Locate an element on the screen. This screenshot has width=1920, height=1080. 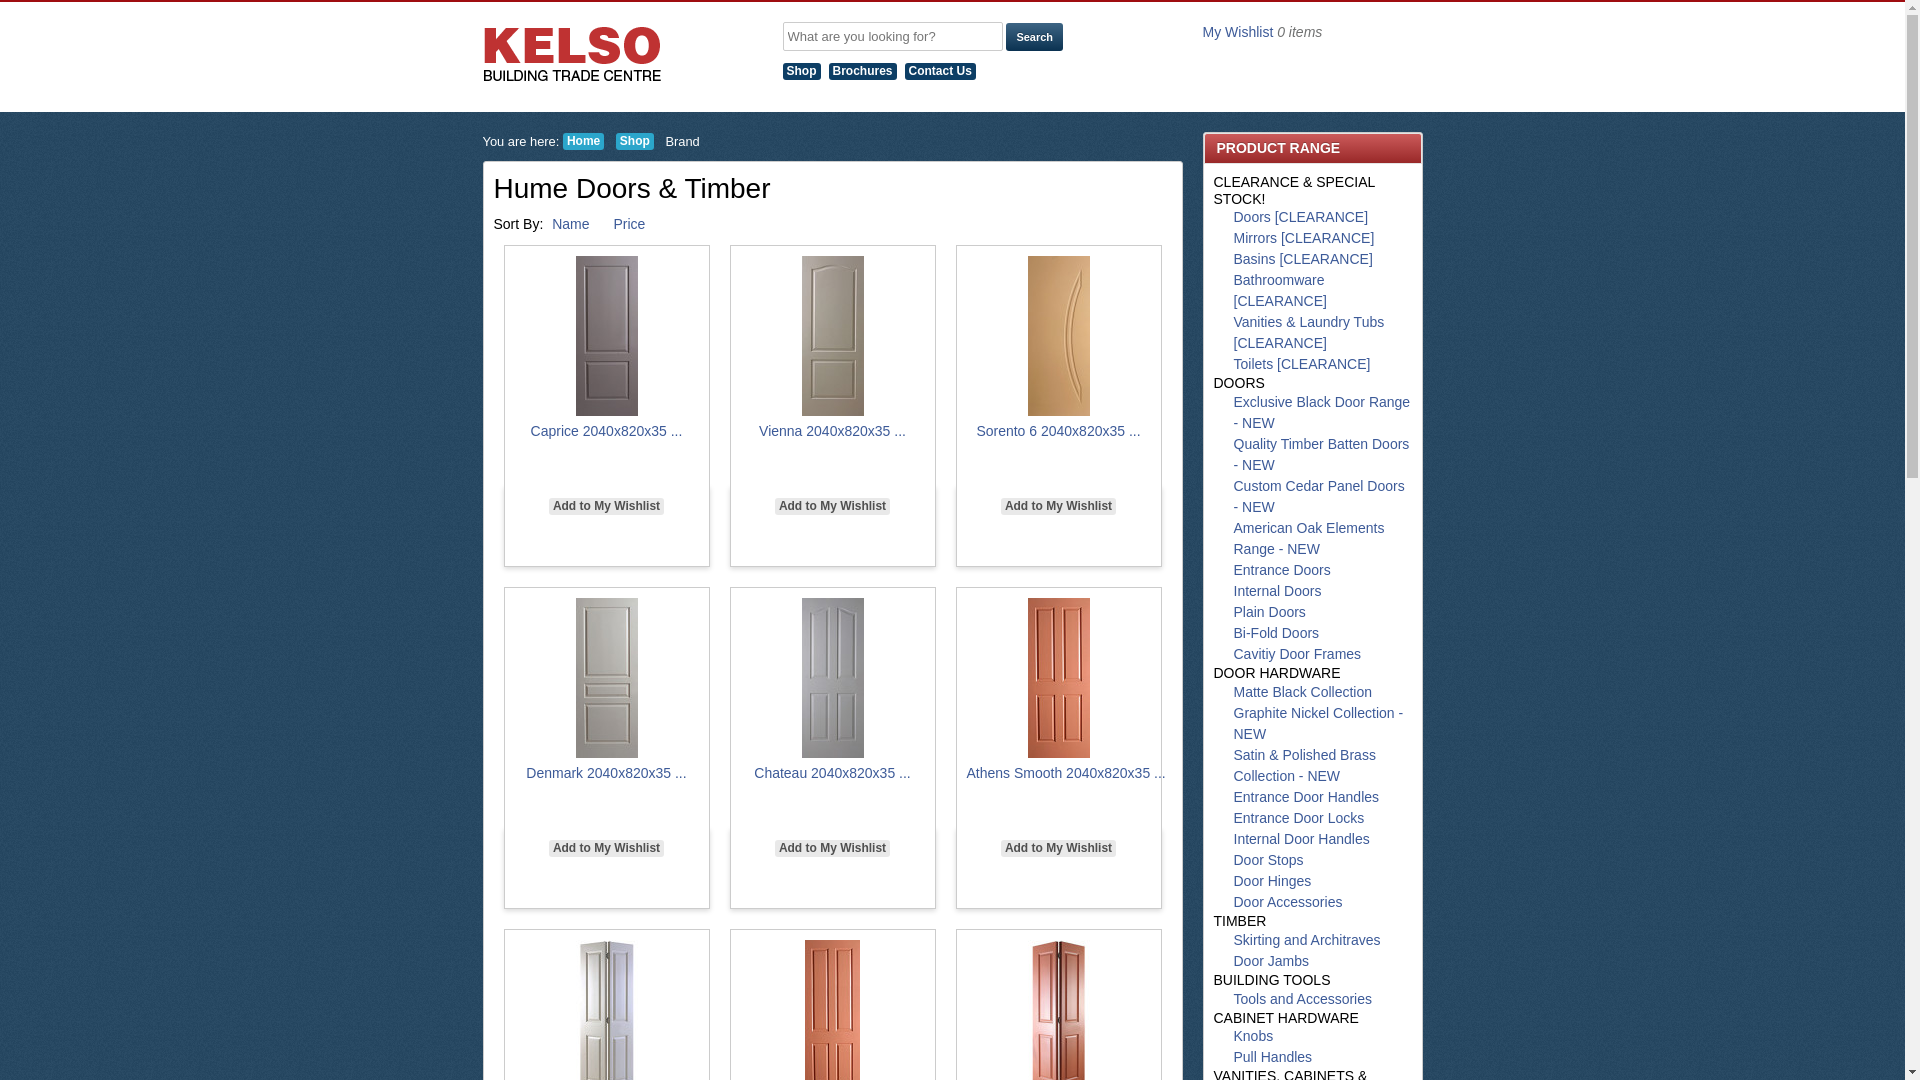
'Vanities & Laundry Tubs [CLEARANCE]' is located at coordinates (1232, 331).